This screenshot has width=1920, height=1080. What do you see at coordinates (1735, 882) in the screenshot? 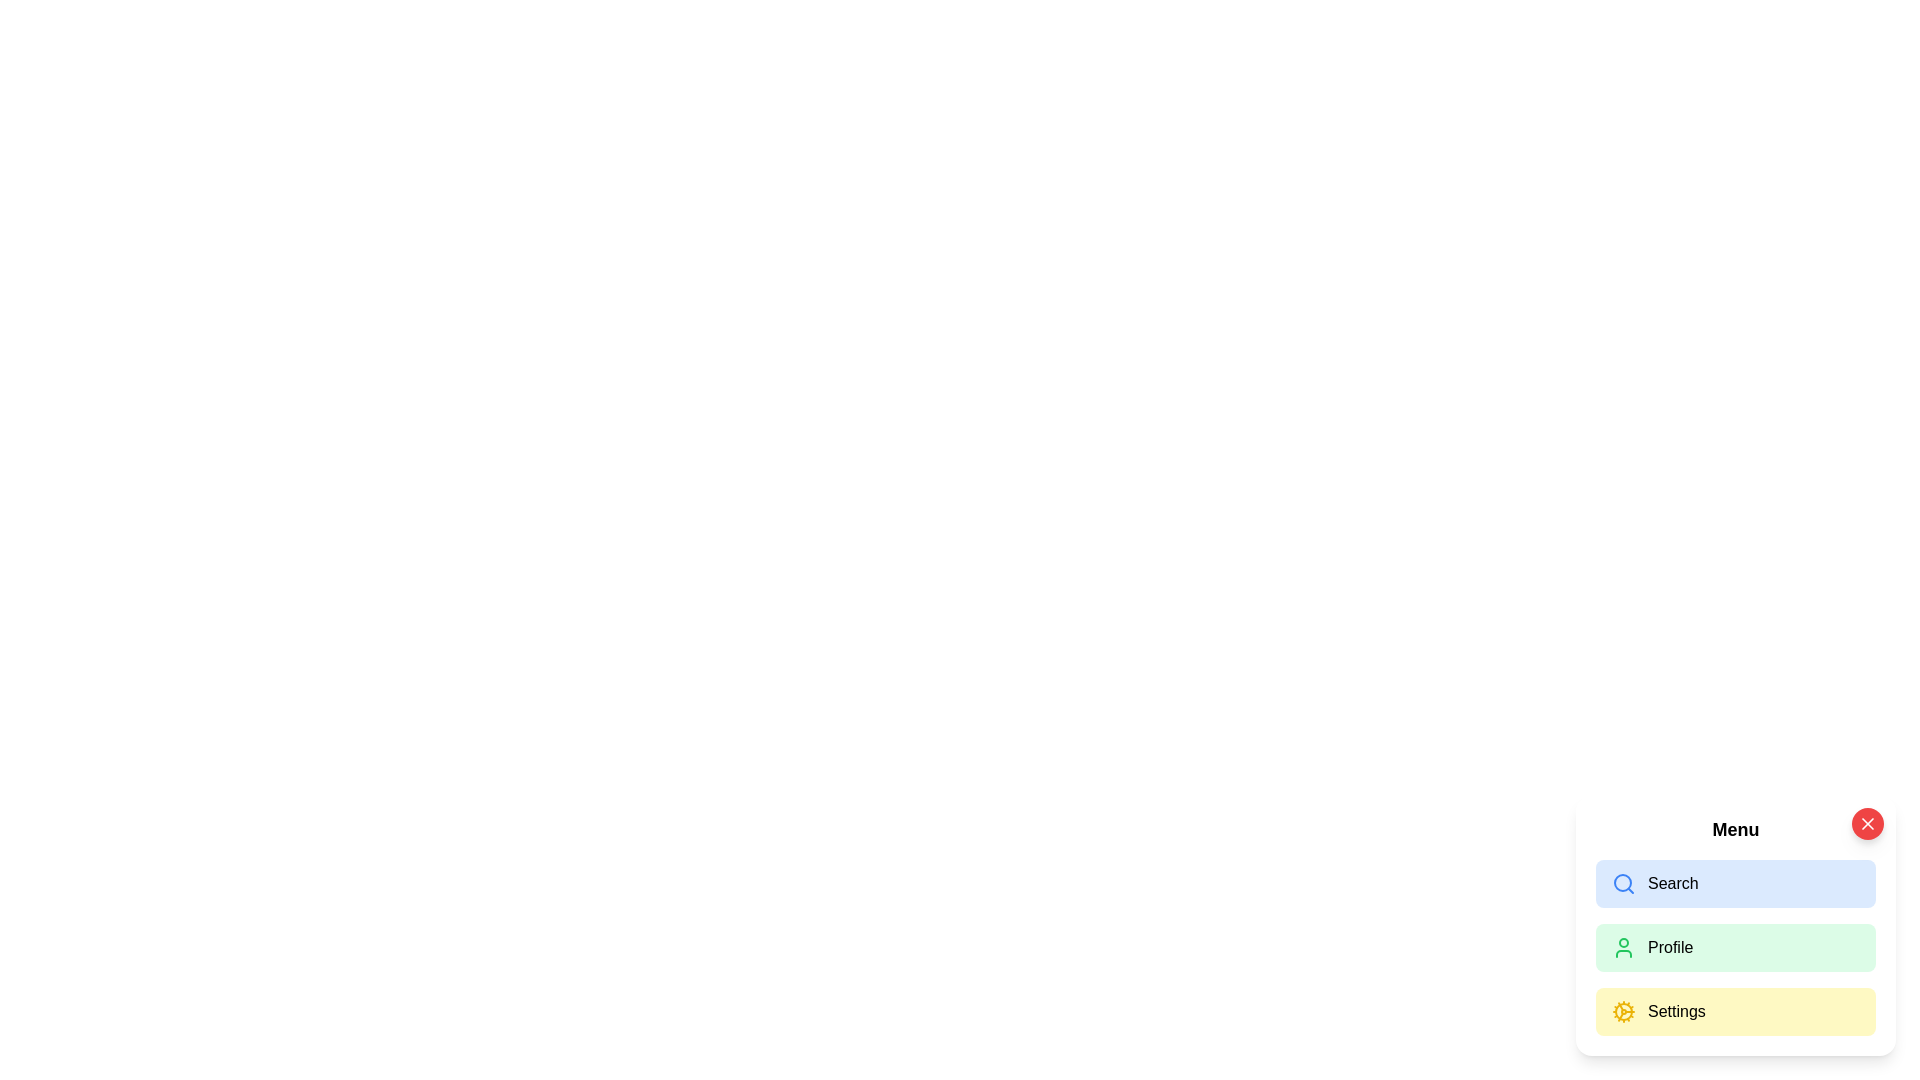
I see `the search button located above the 'Profile' button with a green background` at bounding box center [1735, 882].